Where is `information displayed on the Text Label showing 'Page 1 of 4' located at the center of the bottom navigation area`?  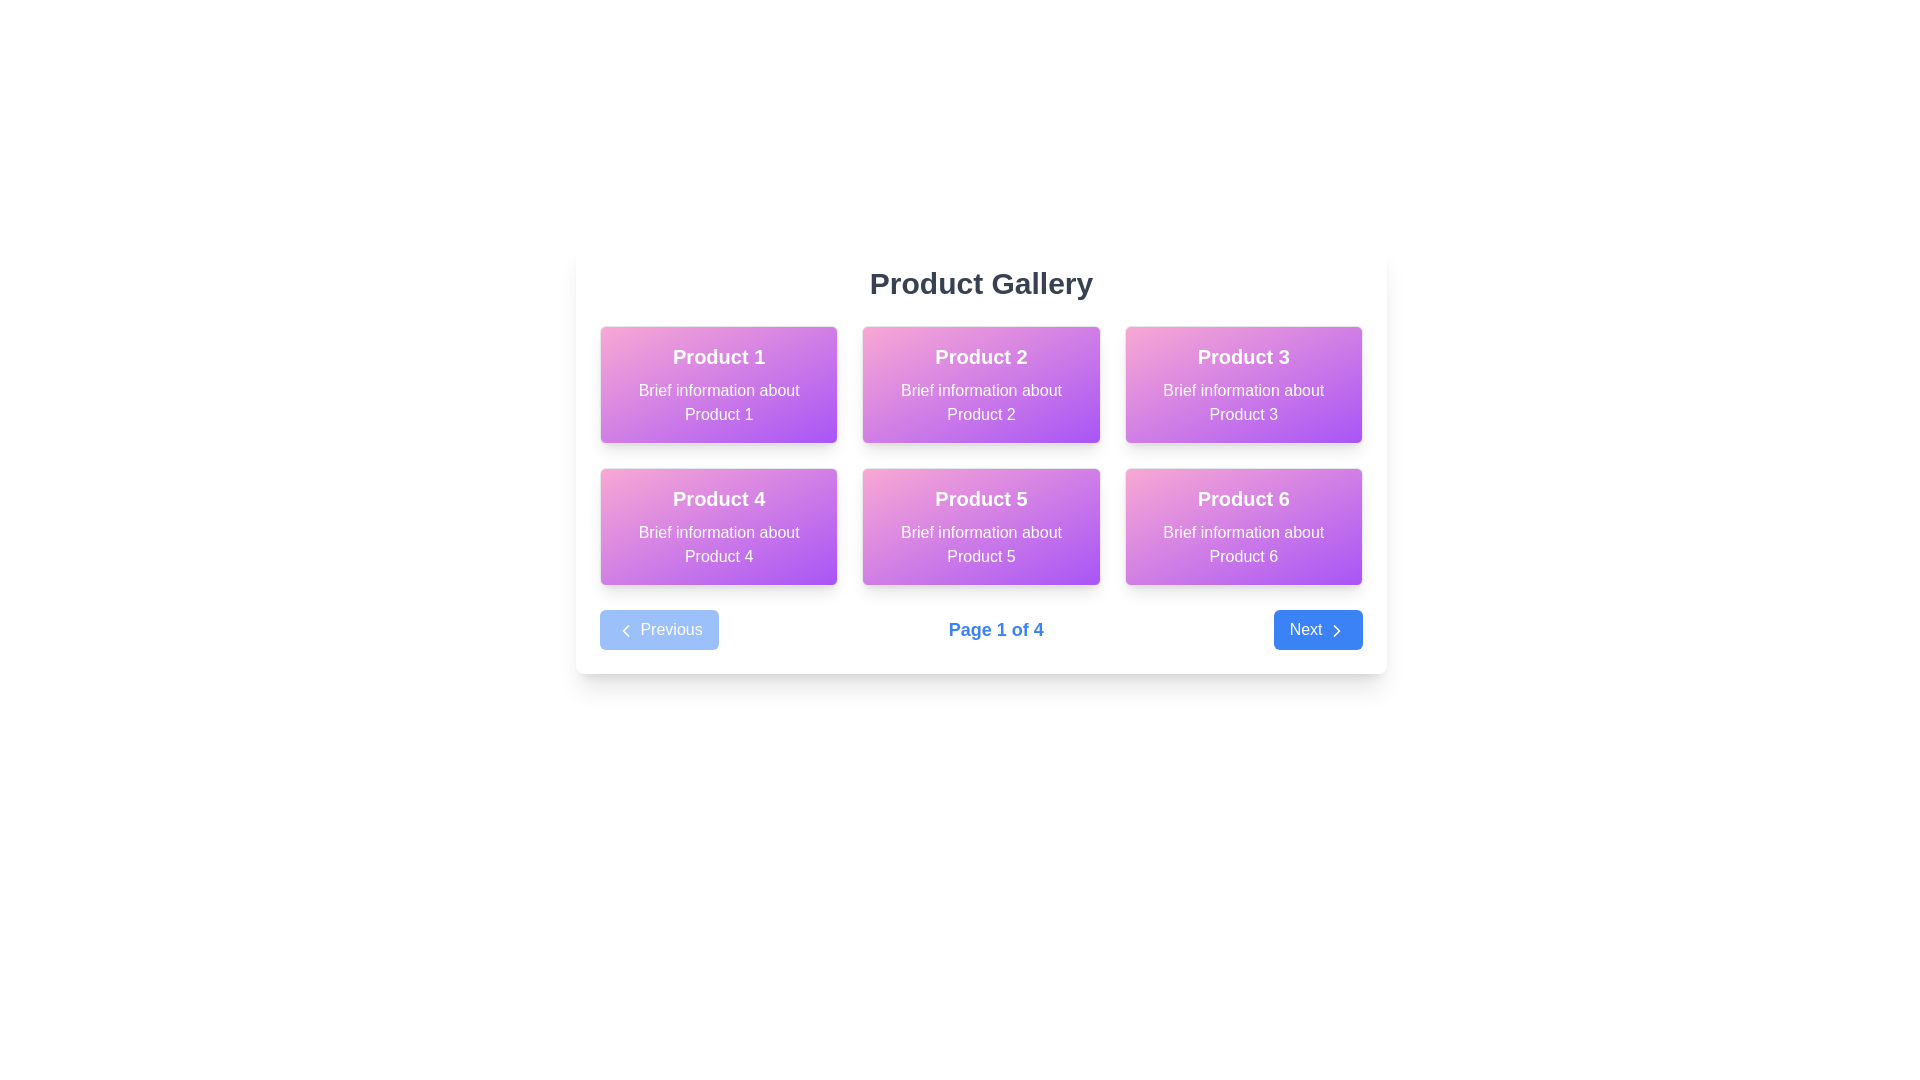
information displayed on the Text Label showing 'Page 1 of 4' located at the center of the bottom navigation area is located at coordinates (996, 628).